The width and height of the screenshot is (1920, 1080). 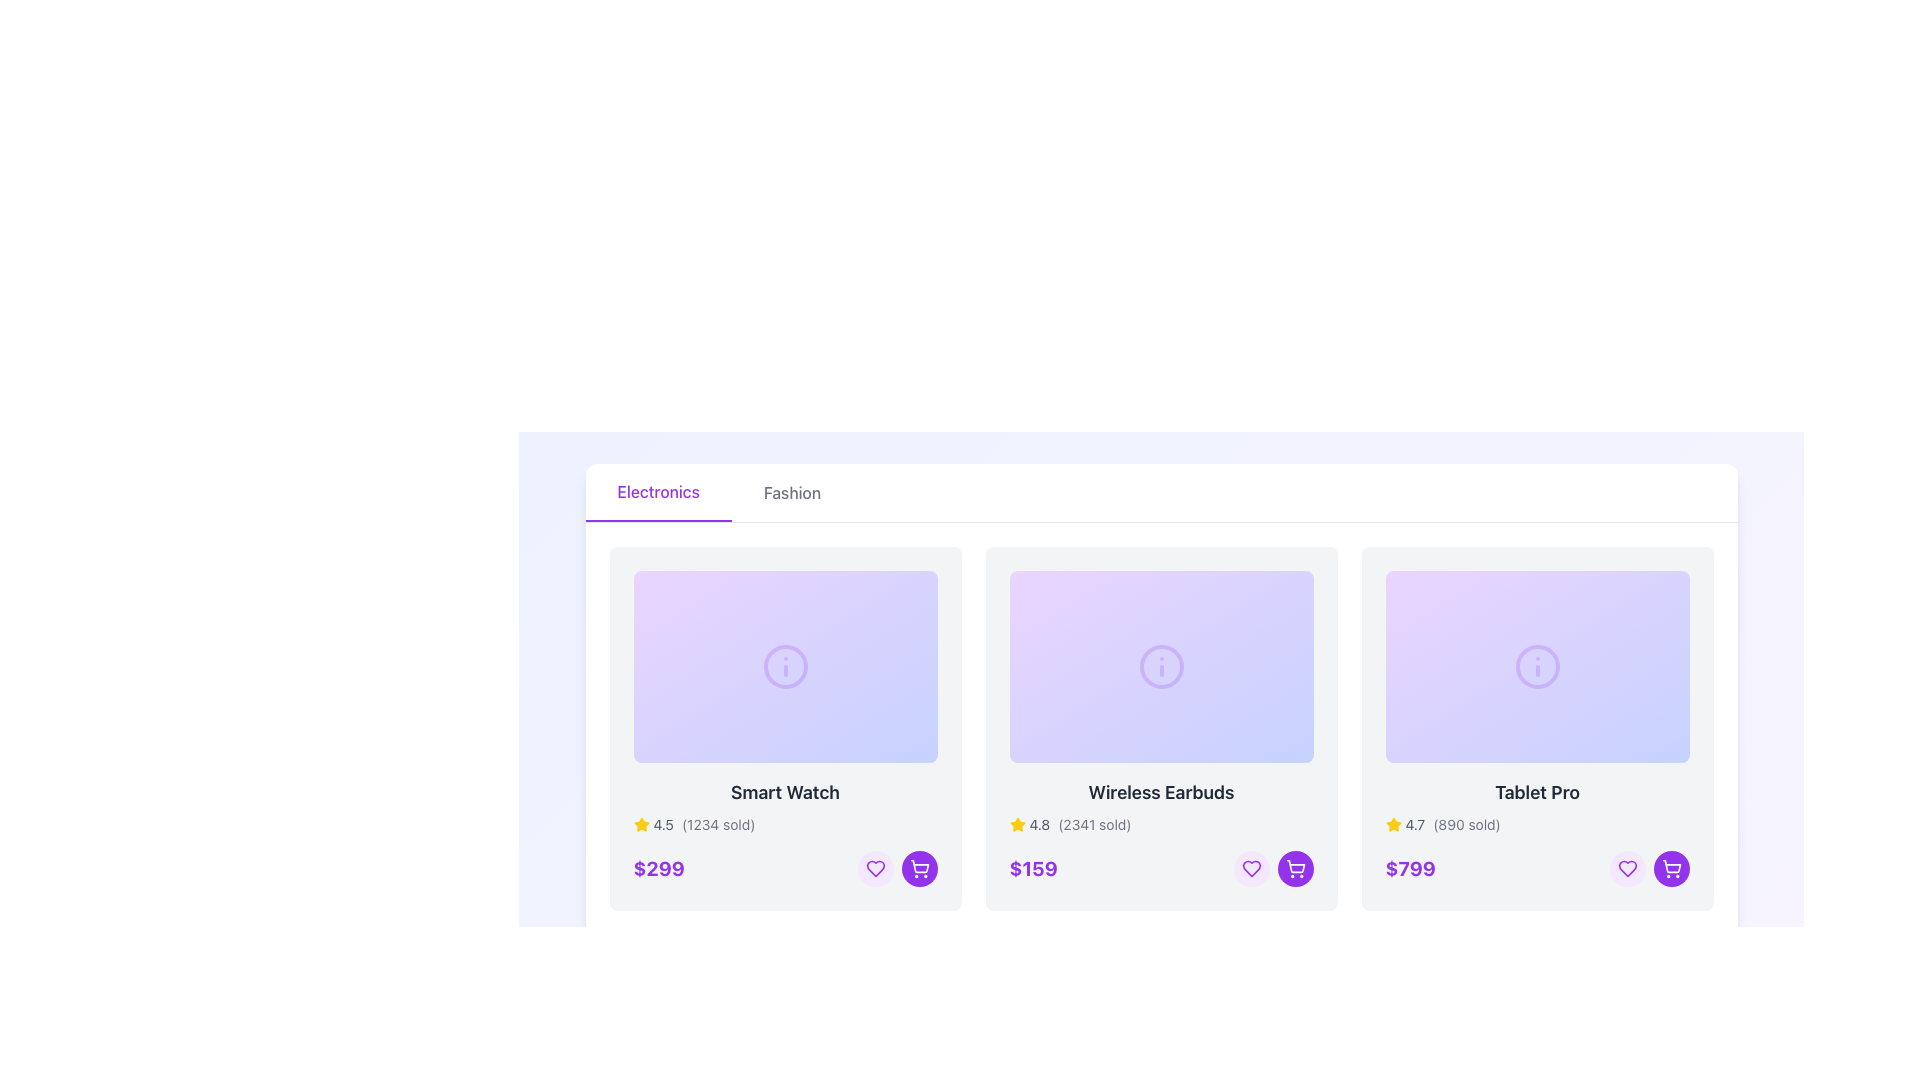 What do you see at coordinates (1409, 867) in the screenshot?
I see `the price text element displaying the cost of the 'Tablet Pro' located in the bottom section of the rightmost product card` at bounding box center [1409, 867].